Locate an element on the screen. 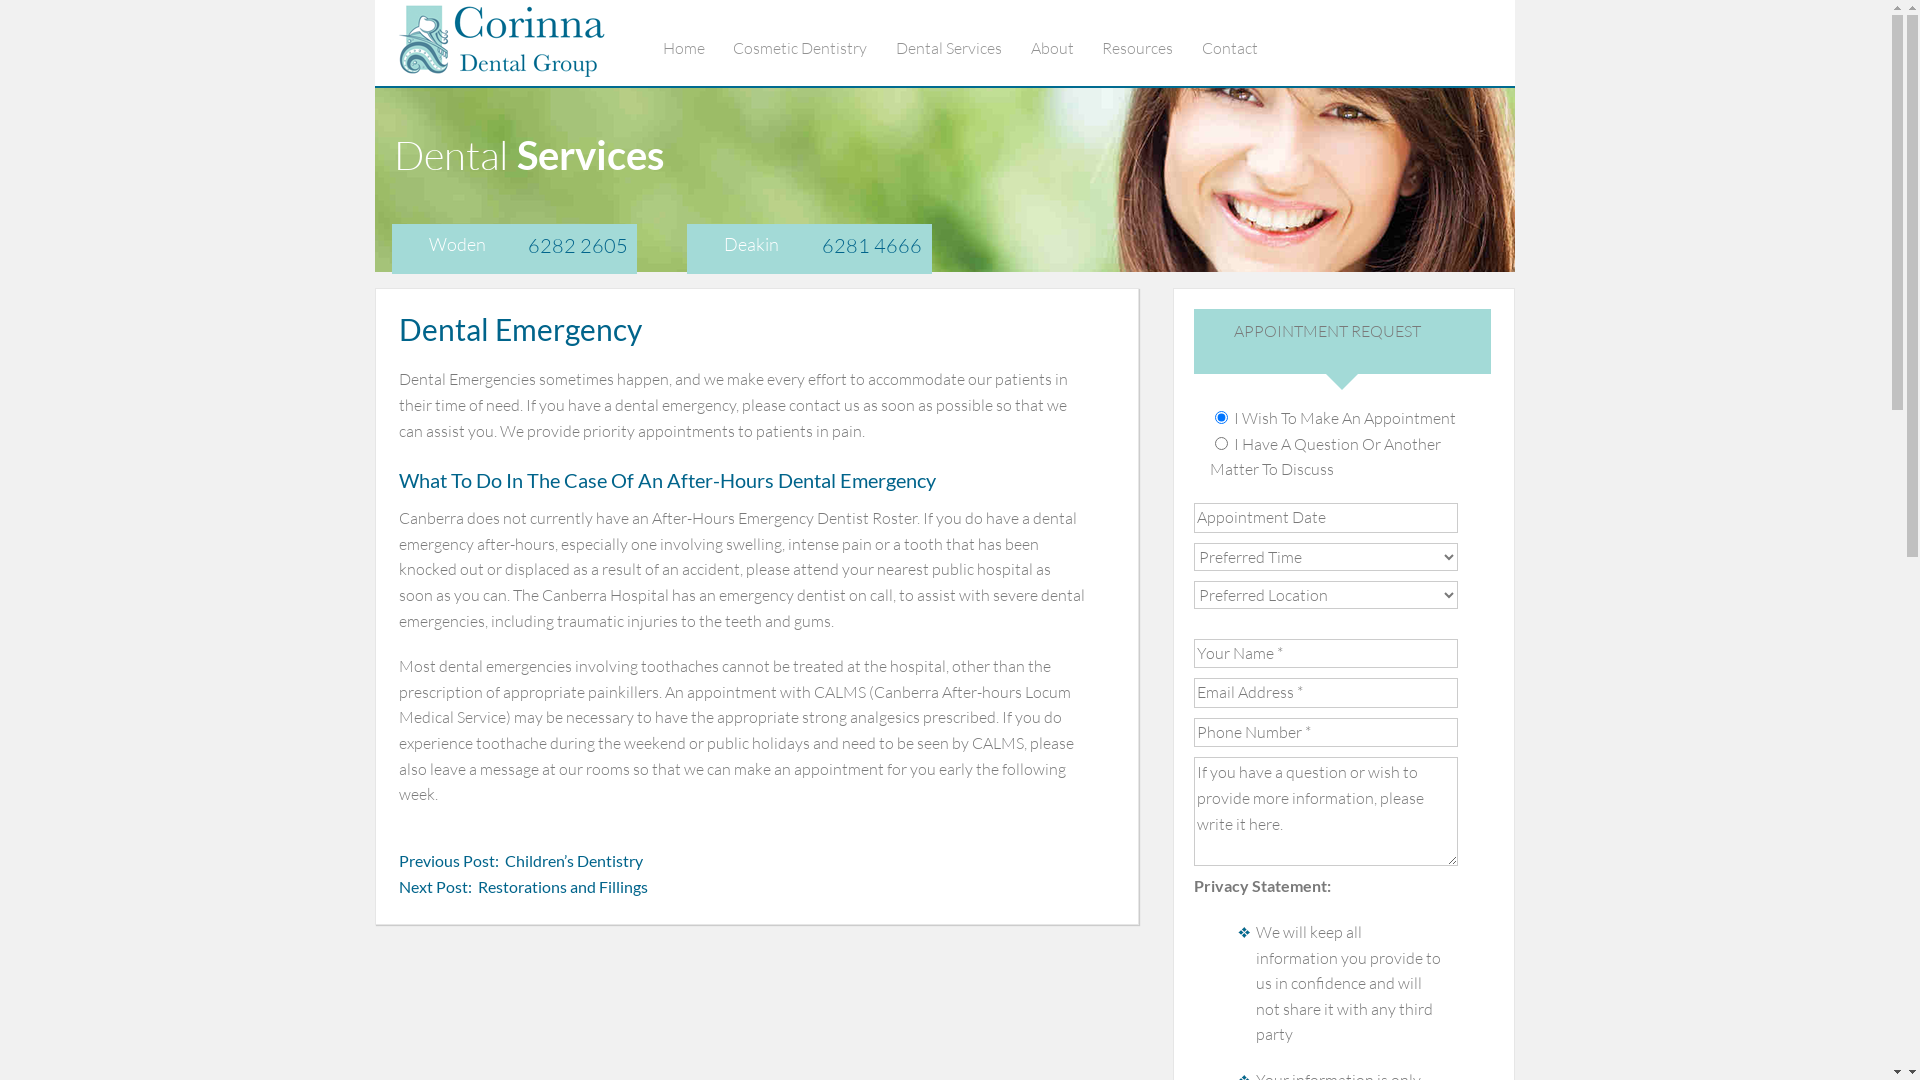 This screenshot has width=1920, height=1080. 'Home' is located at coordinates (696, 46).